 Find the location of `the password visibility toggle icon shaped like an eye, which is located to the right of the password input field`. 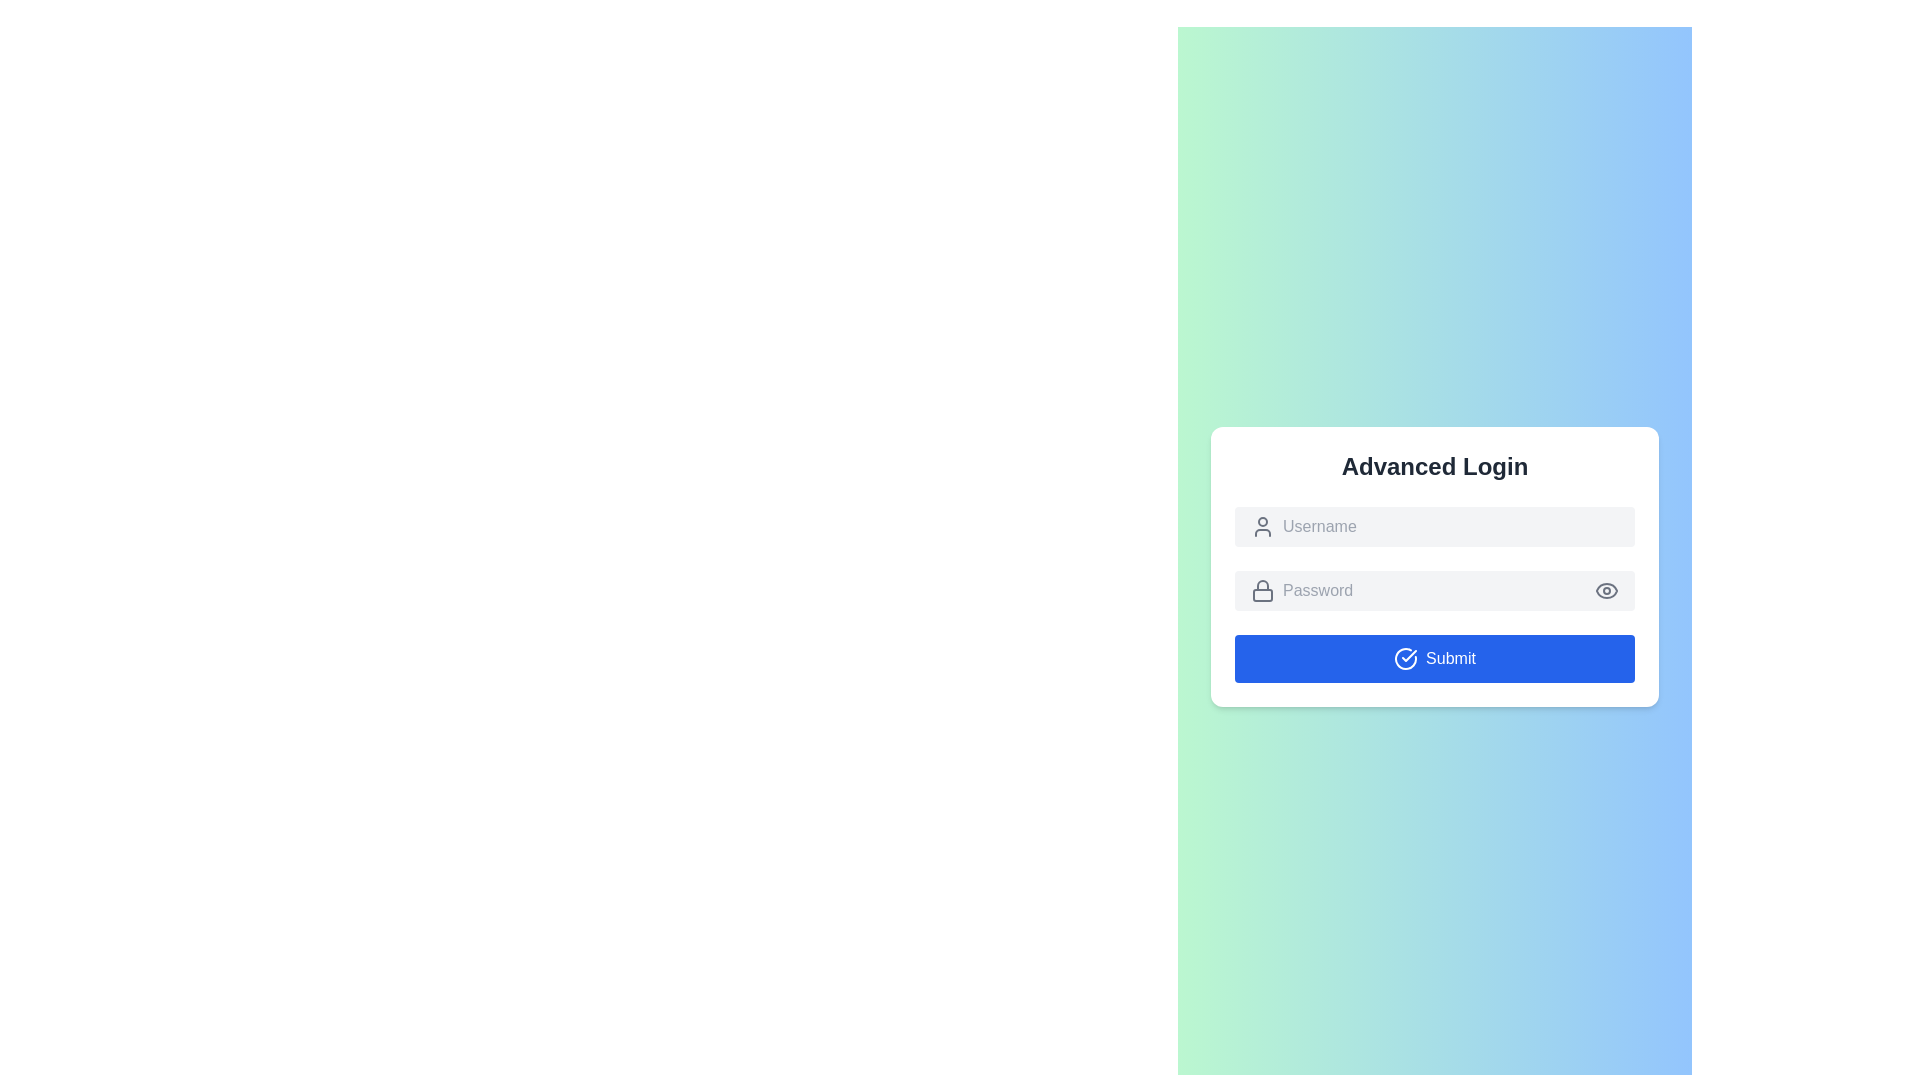

the password visibility toggle icon shaped like an eye, which is located to the right of the password input field is located at coordinates (1607, 589).